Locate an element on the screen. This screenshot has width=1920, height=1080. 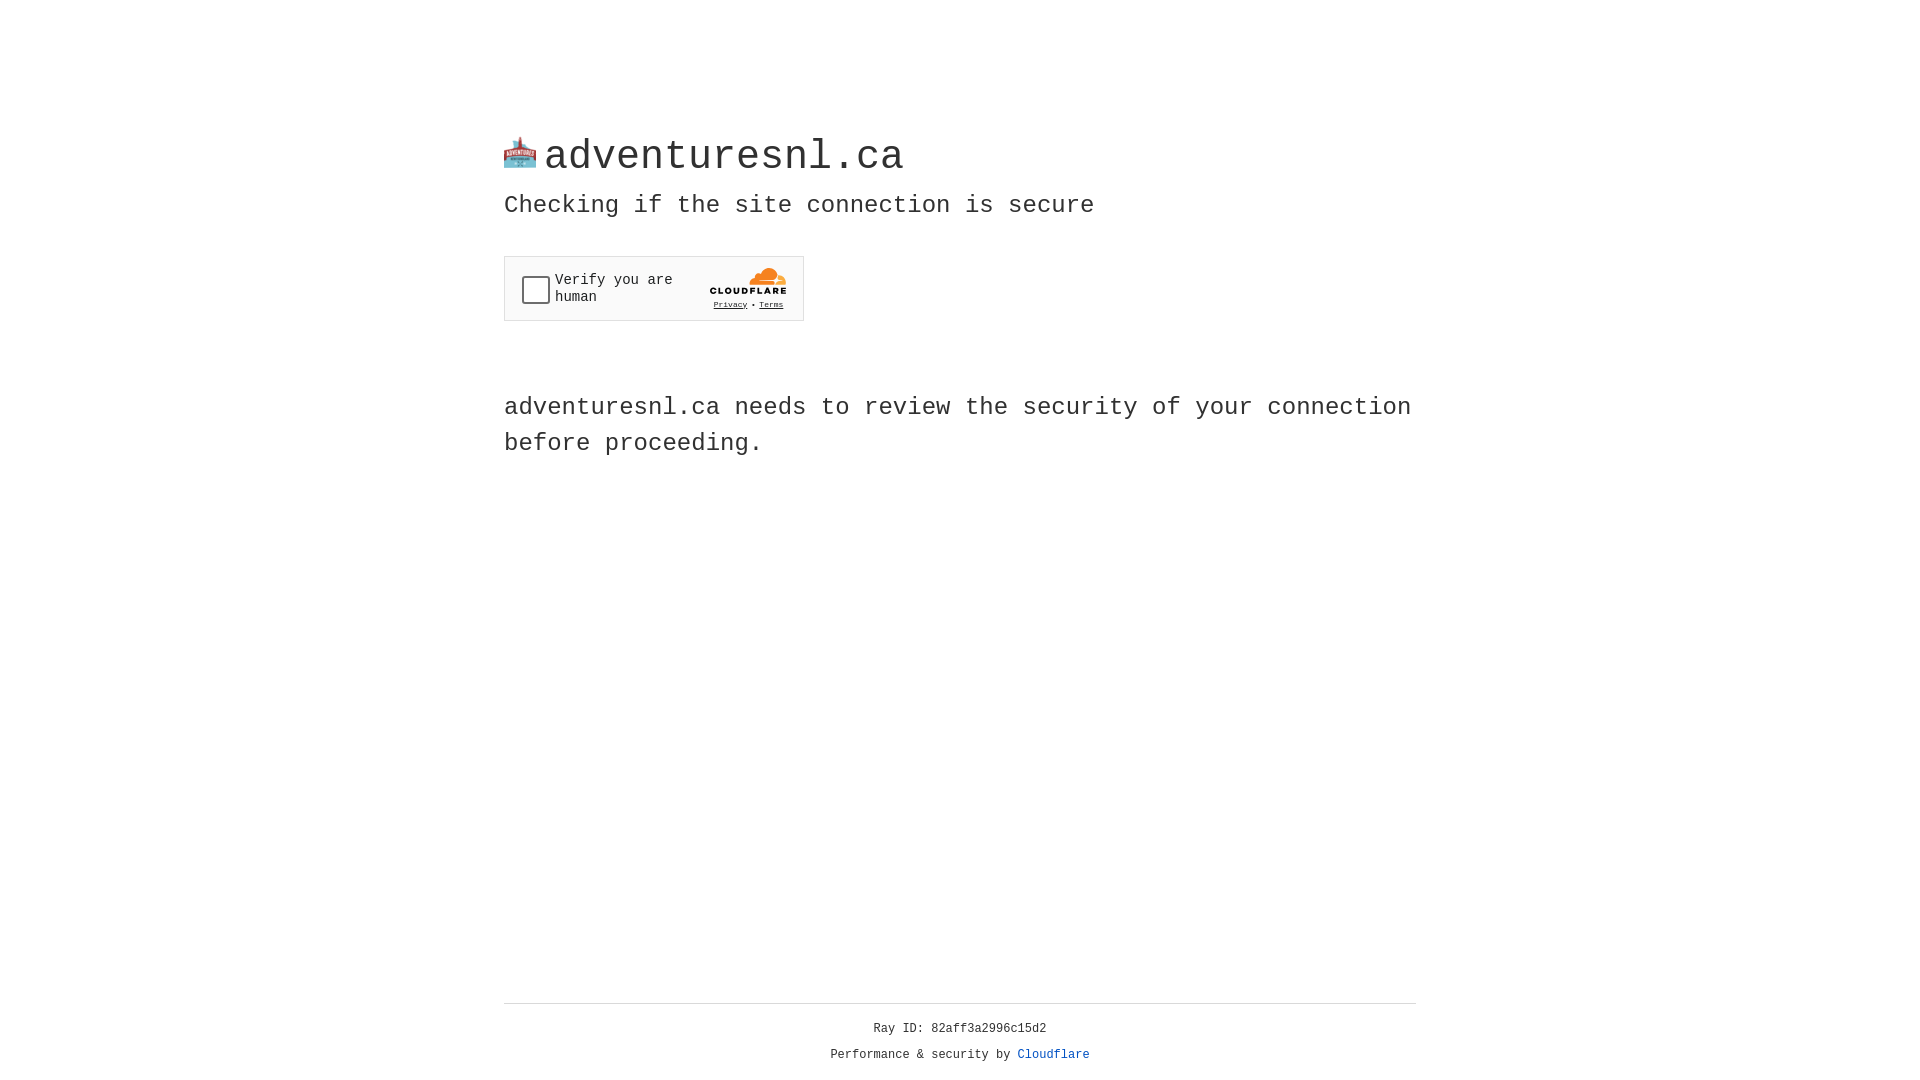
'Widget containing a Cloudflare security challenge' is located at coordinates (653, 288).